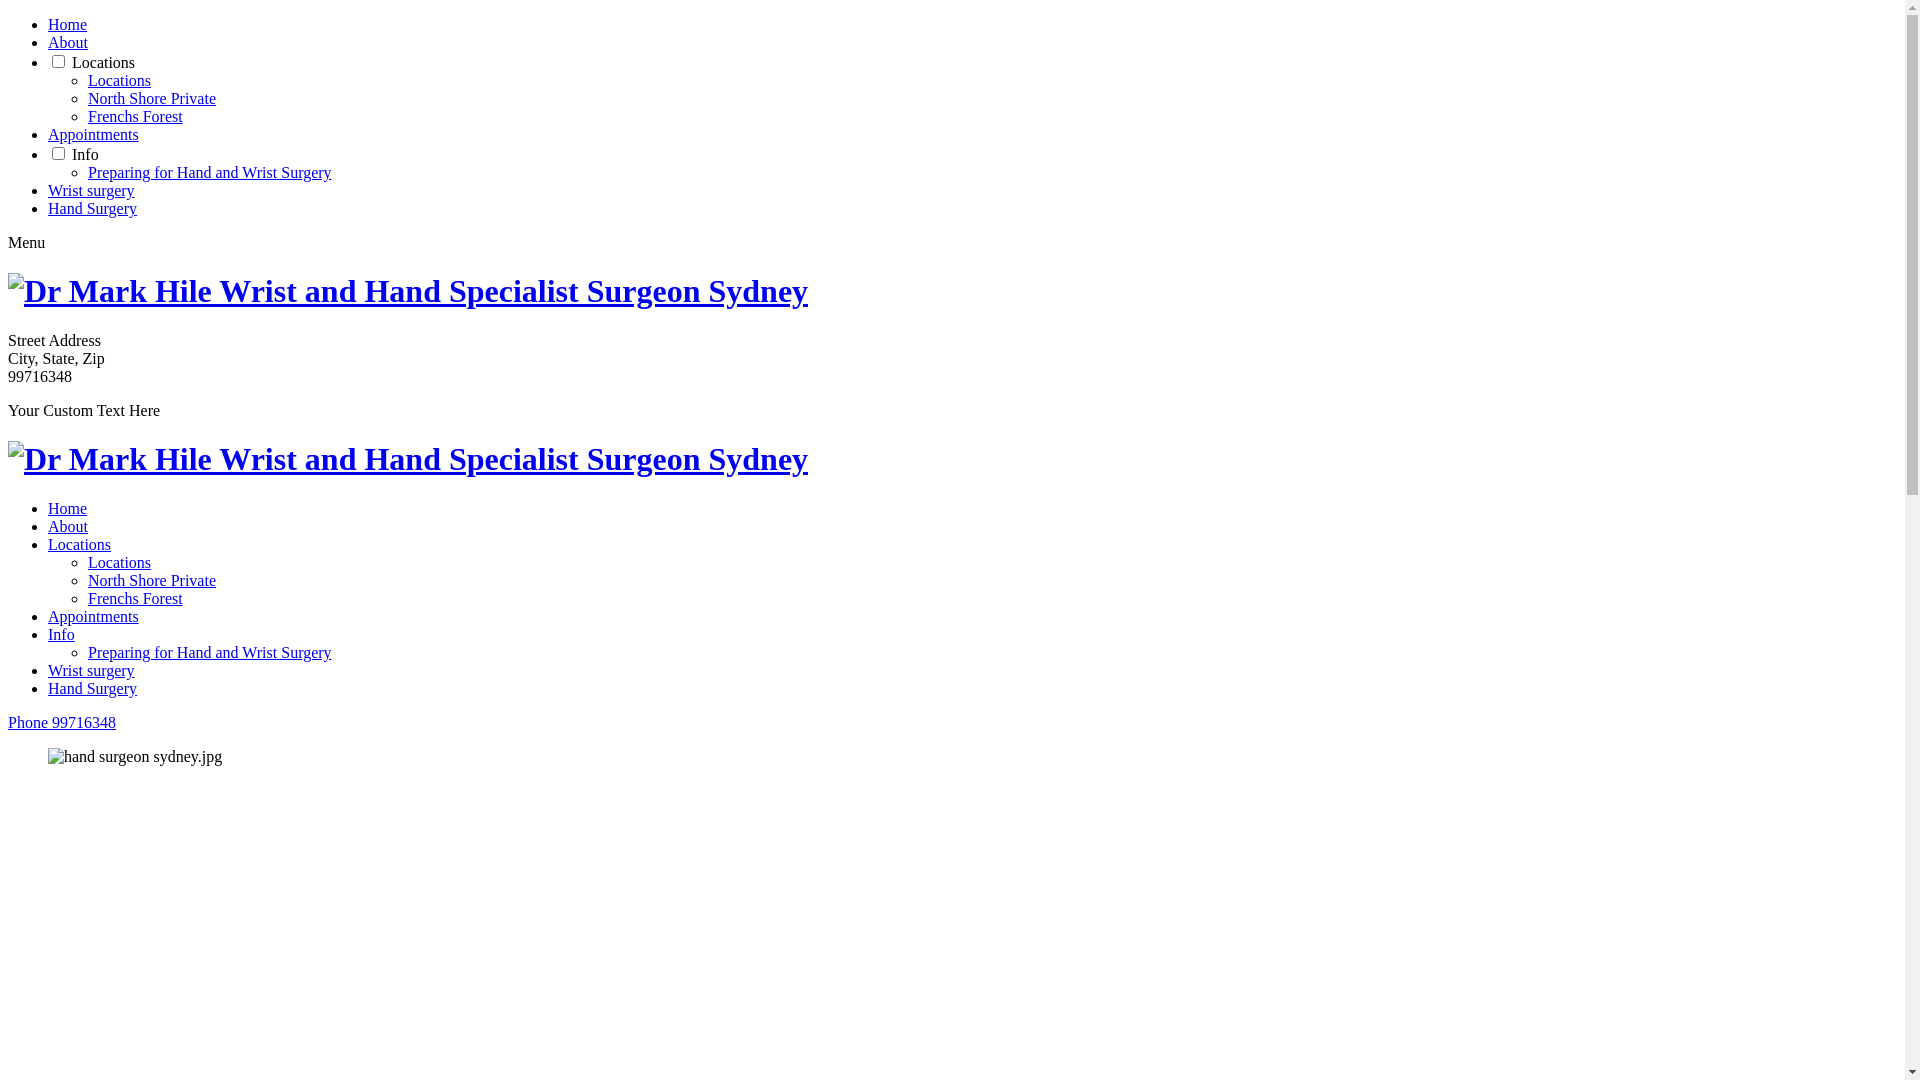  Describe the element at coordinates (62, 722) in the screenshot. I see `'Phone 99716348'` at that location.